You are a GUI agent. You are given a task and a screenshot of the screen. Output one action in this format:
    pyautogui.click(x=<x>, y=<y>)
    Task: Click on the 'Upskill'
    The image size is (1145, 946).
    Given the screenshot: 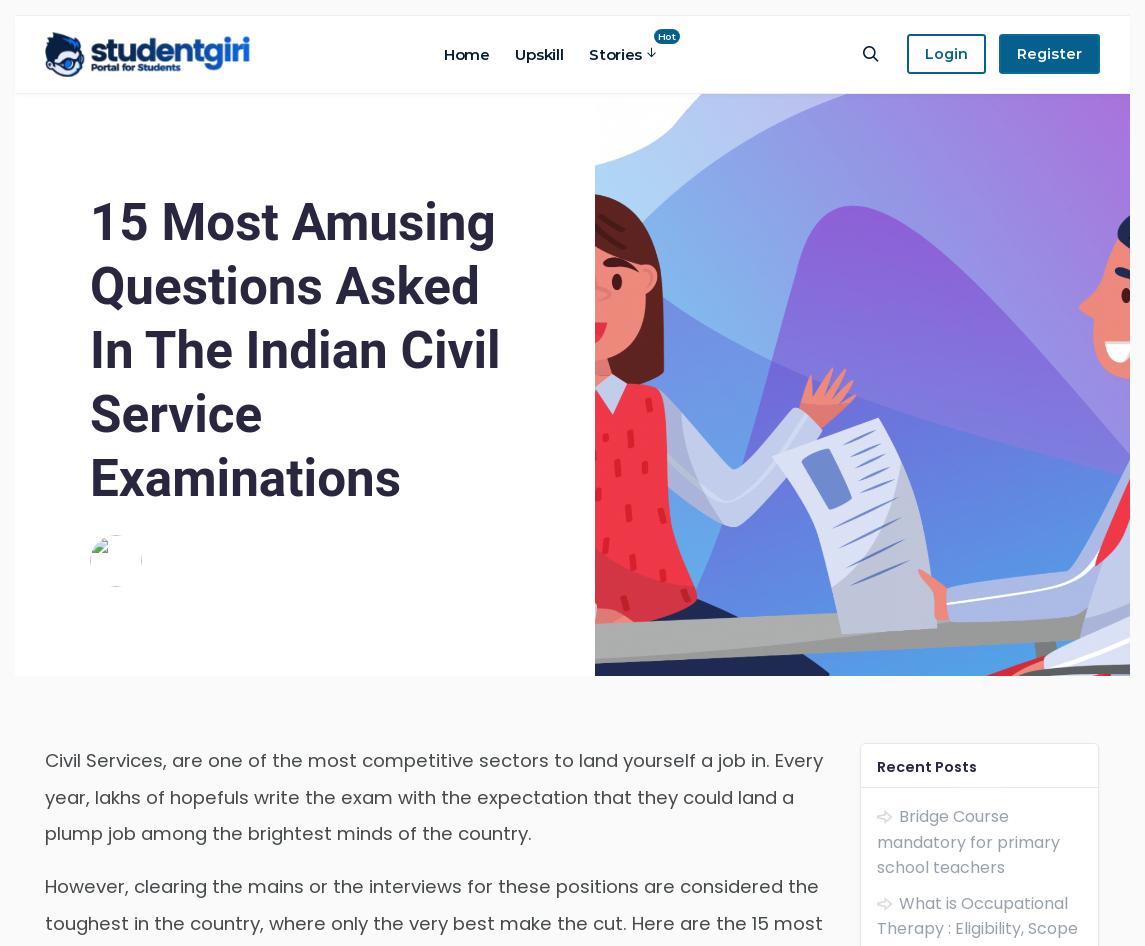 What is the action you would take?
    pyautogui.click(x=538, y=53)
    